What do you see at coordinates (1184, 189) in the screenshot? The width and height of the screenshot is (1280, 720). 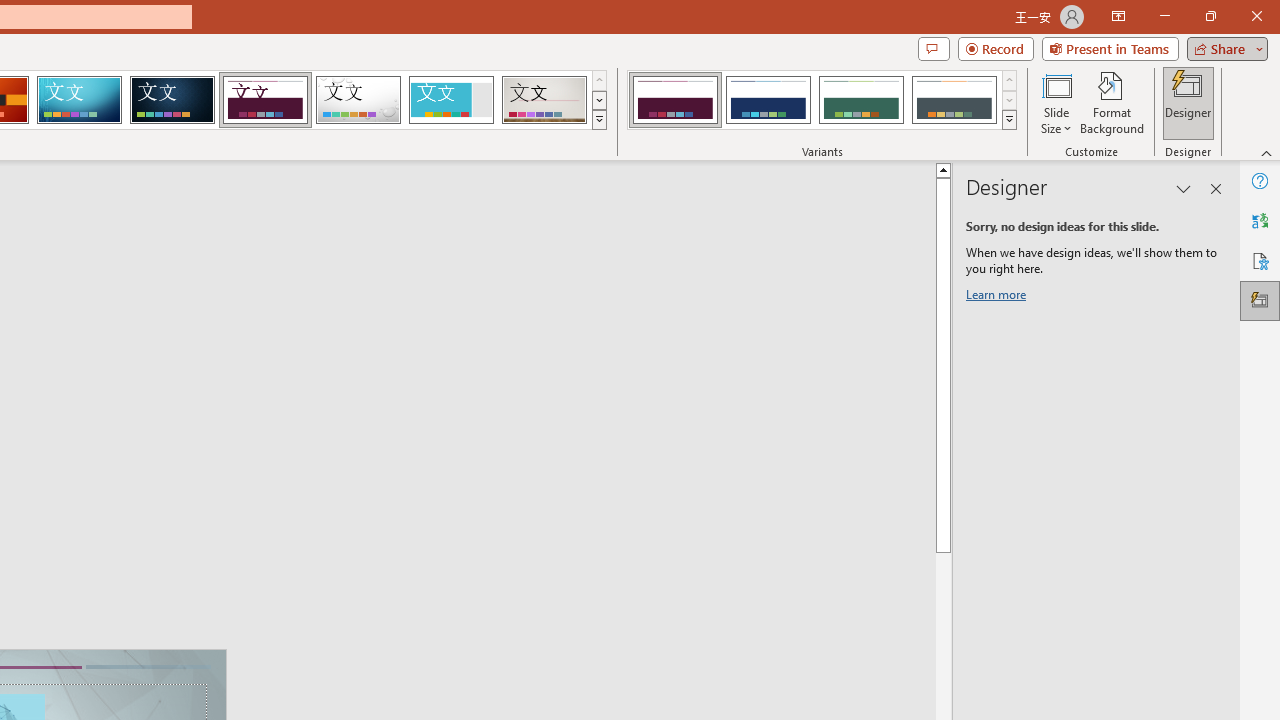 I see `'Task Pane Options'` at bounding box center [1184, 189].